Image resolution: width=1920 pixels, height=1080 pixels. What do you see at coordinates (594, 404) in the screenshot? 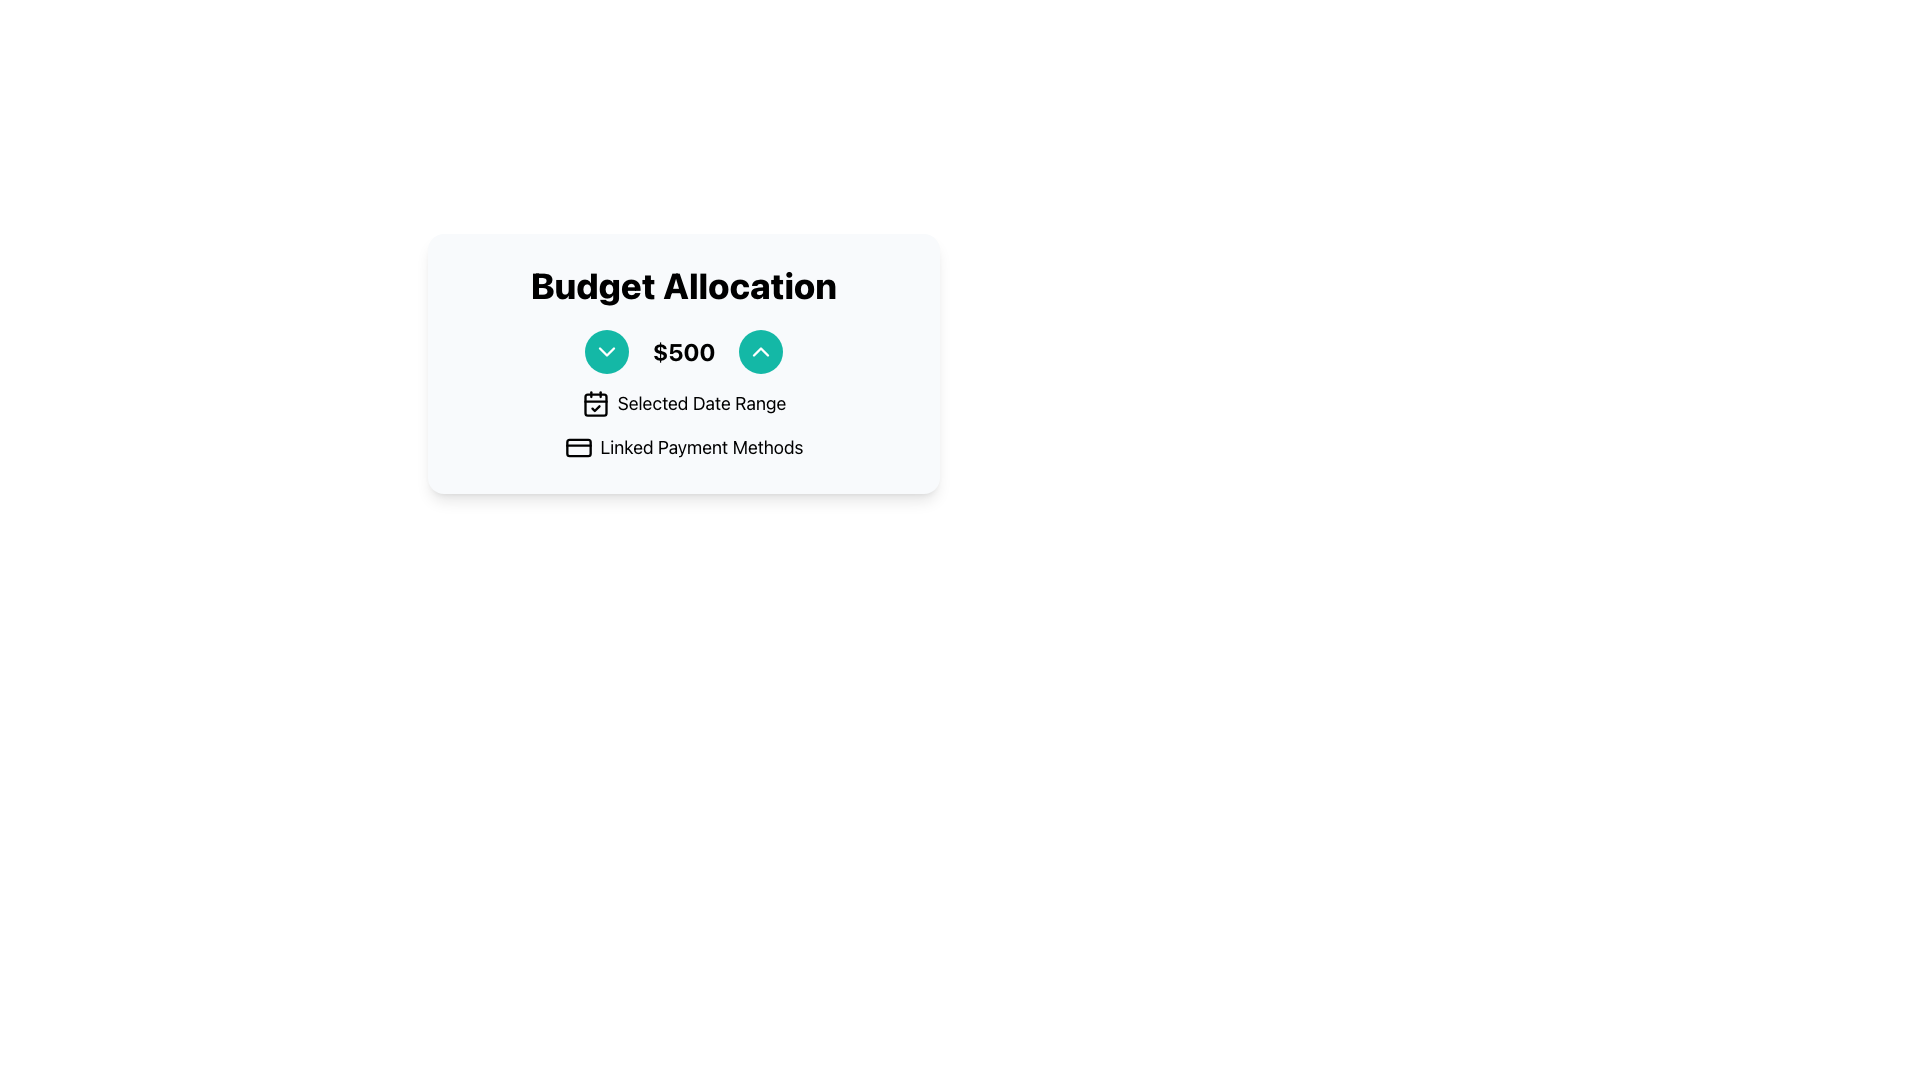
I see `the calendar icon with a checkmark located to the left of the 'Selected Date Range' label under the 'Budget Allocation' section` at bounding box center [594, 404].